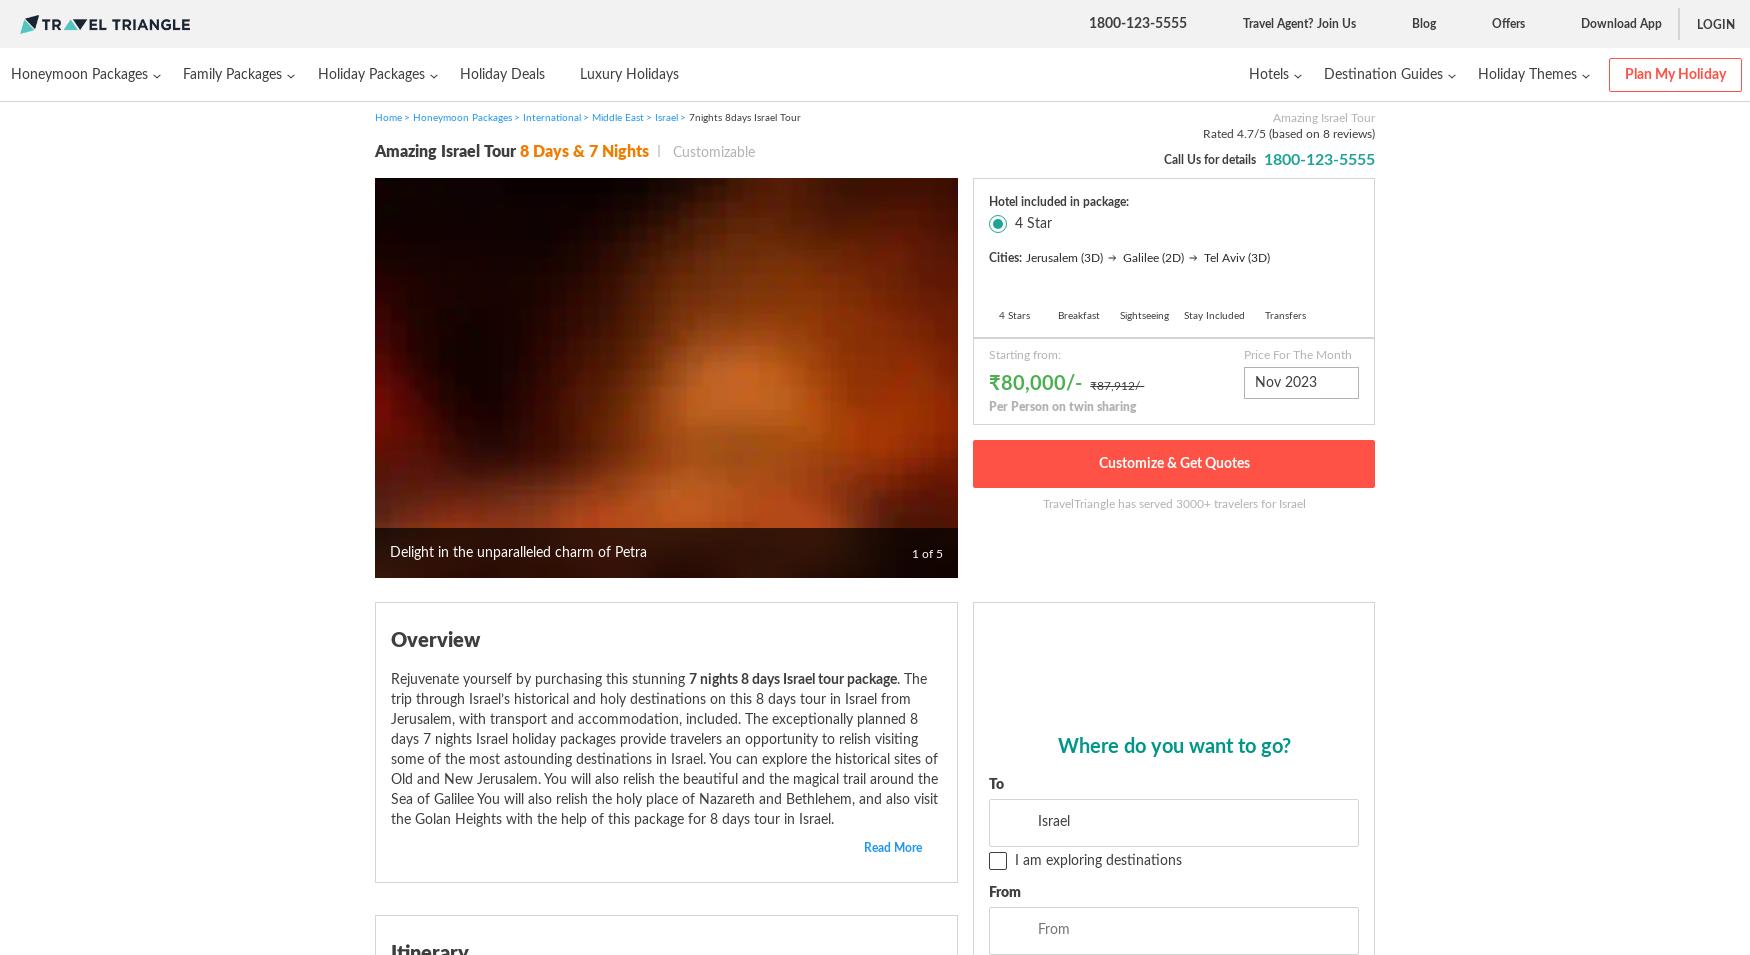  I want to click on 'Family Packages', so click(232, 73).